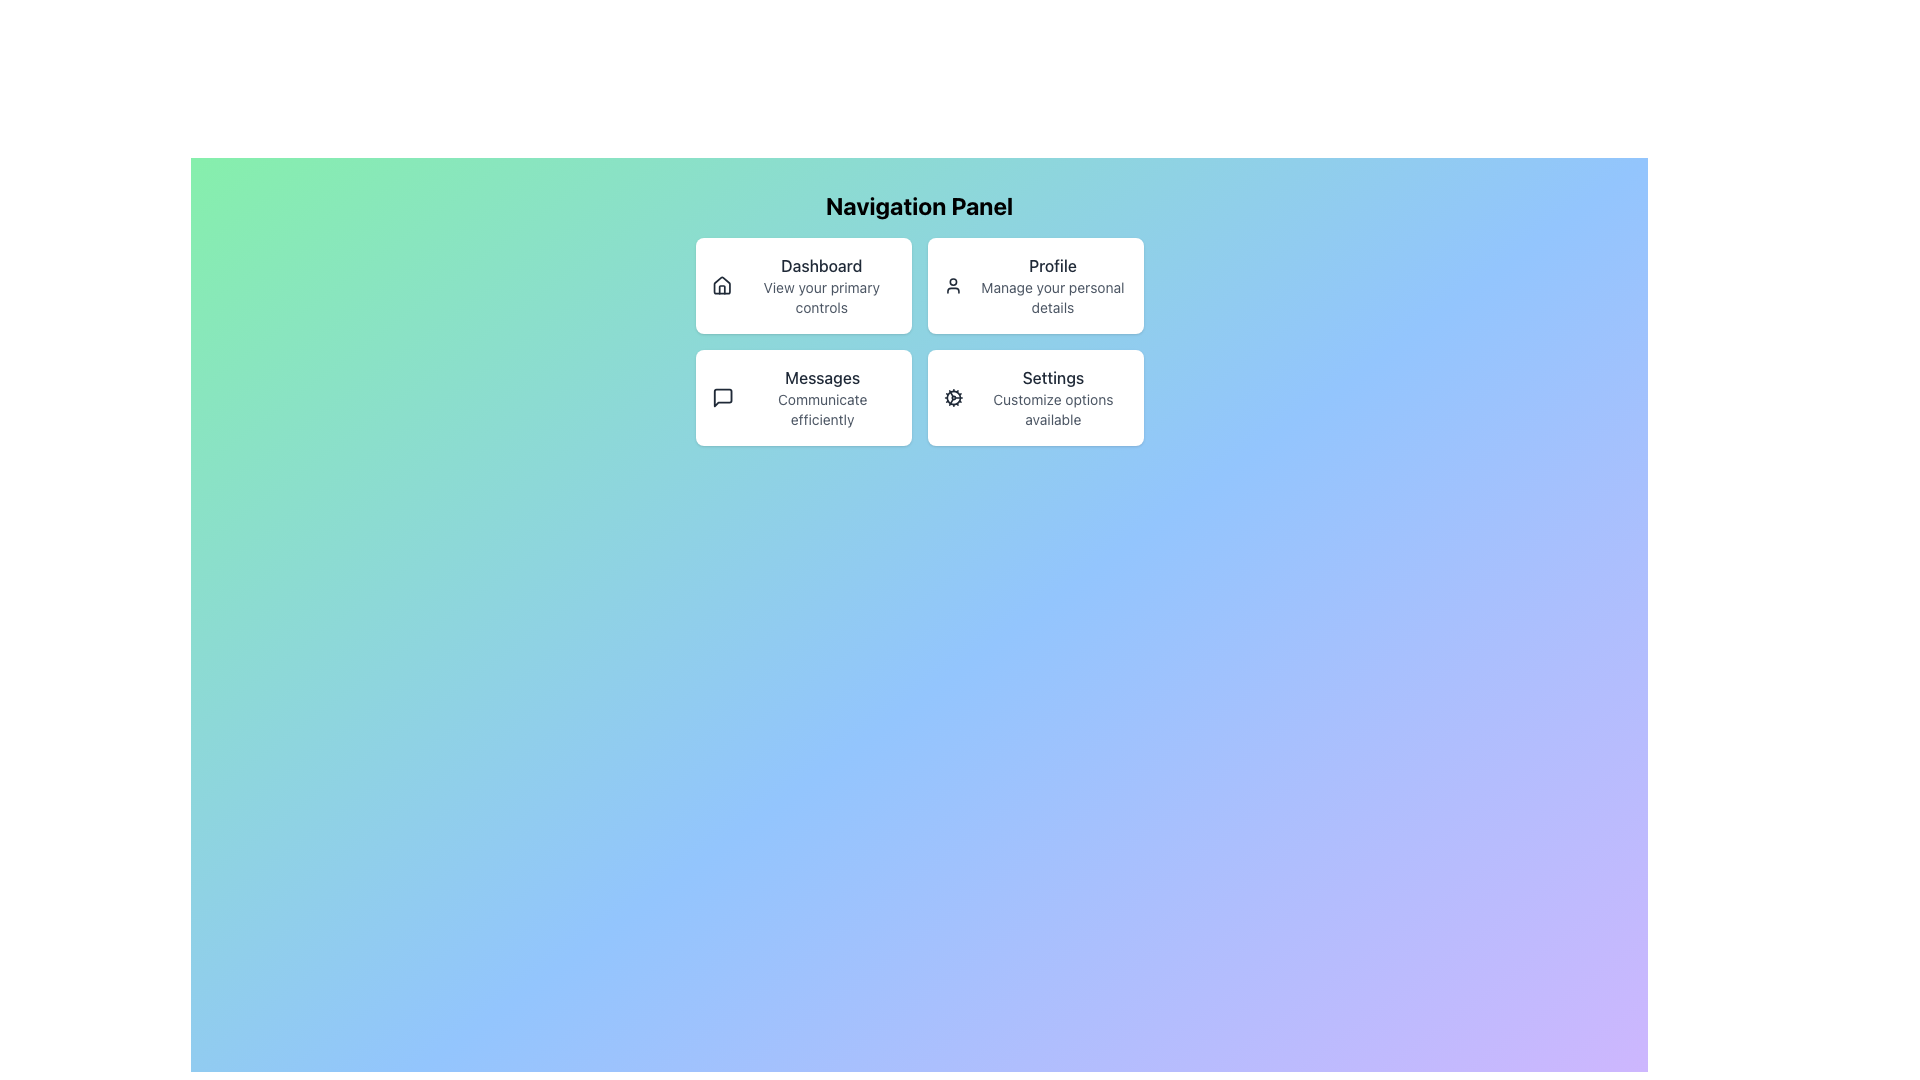  I want to click on the 'Settings' interactive text label within the fourth card element, which is aligned to the center of the card and features a gear icon on its left, so click(1052, 397).